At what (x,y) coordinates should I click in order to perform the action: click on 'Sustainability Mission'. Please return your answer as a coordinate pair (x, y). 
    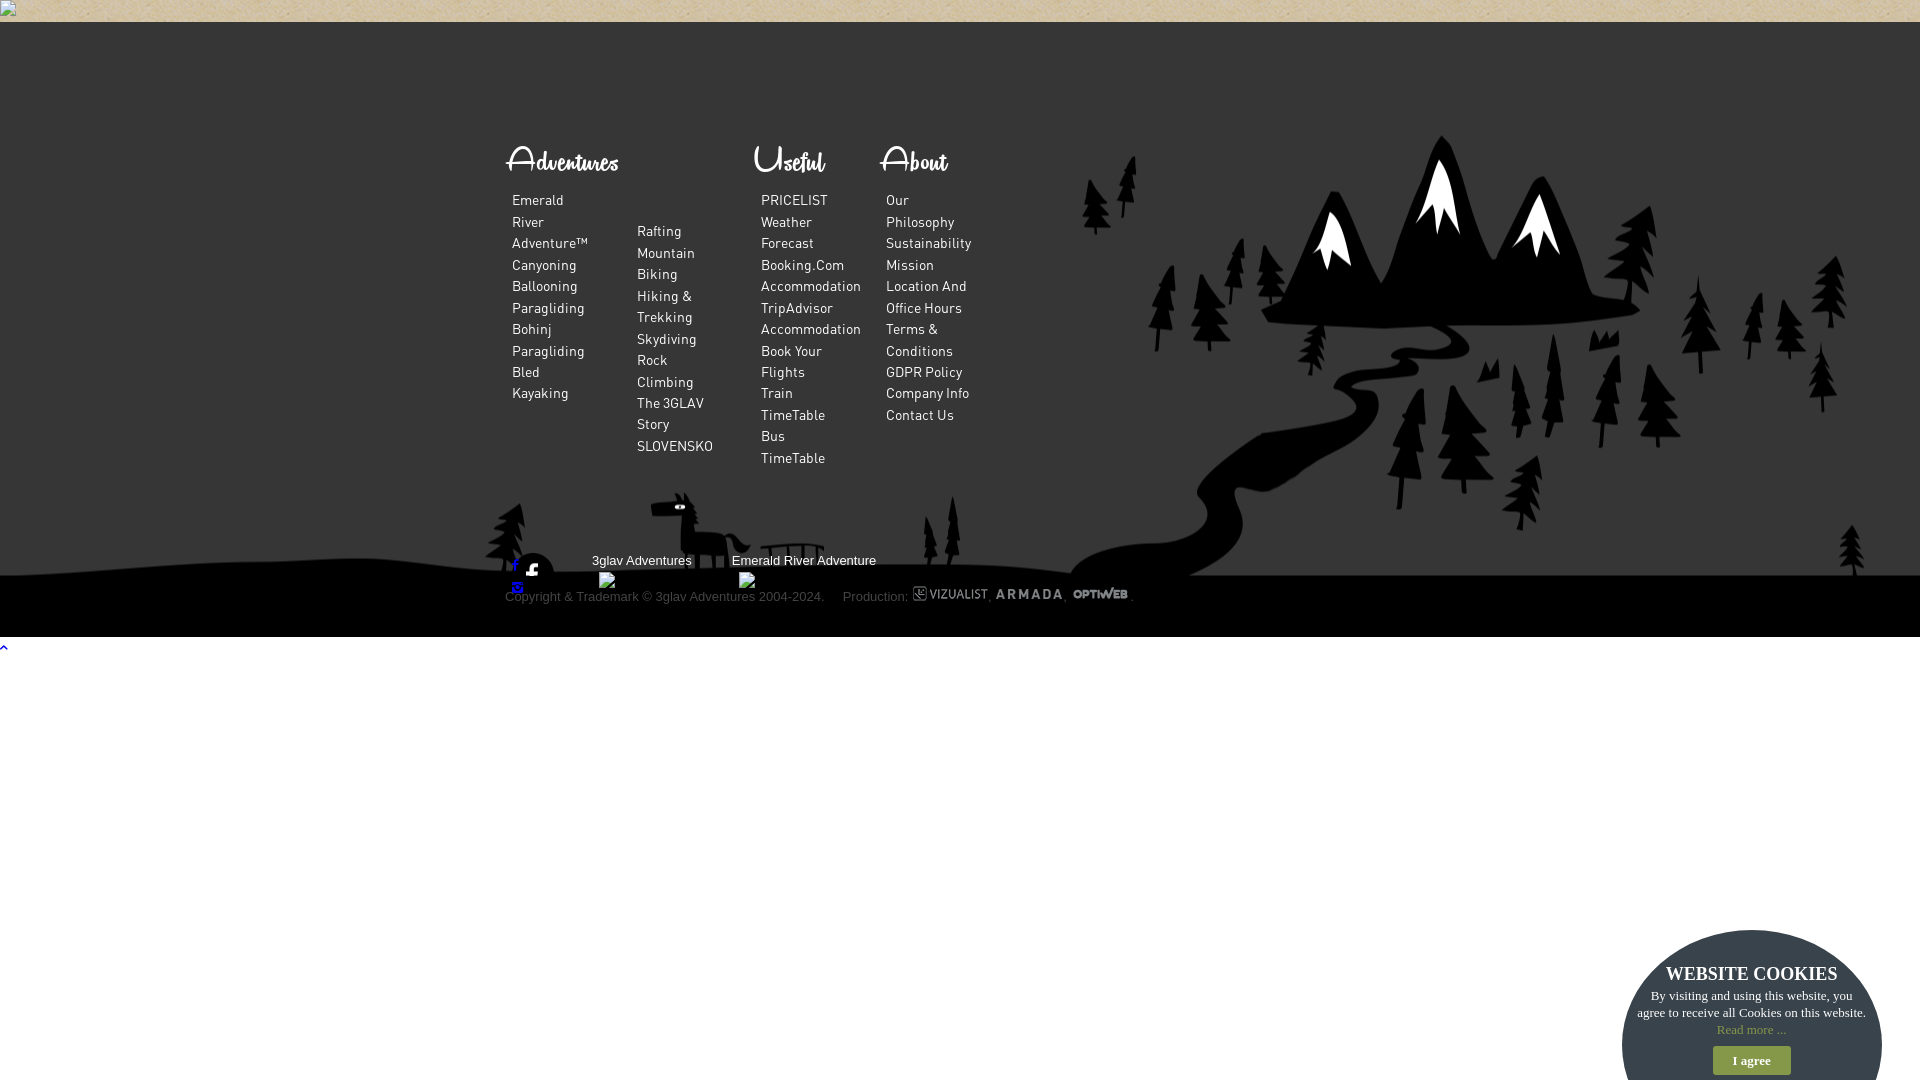
    Looking at the image, I should click on (885, 251).